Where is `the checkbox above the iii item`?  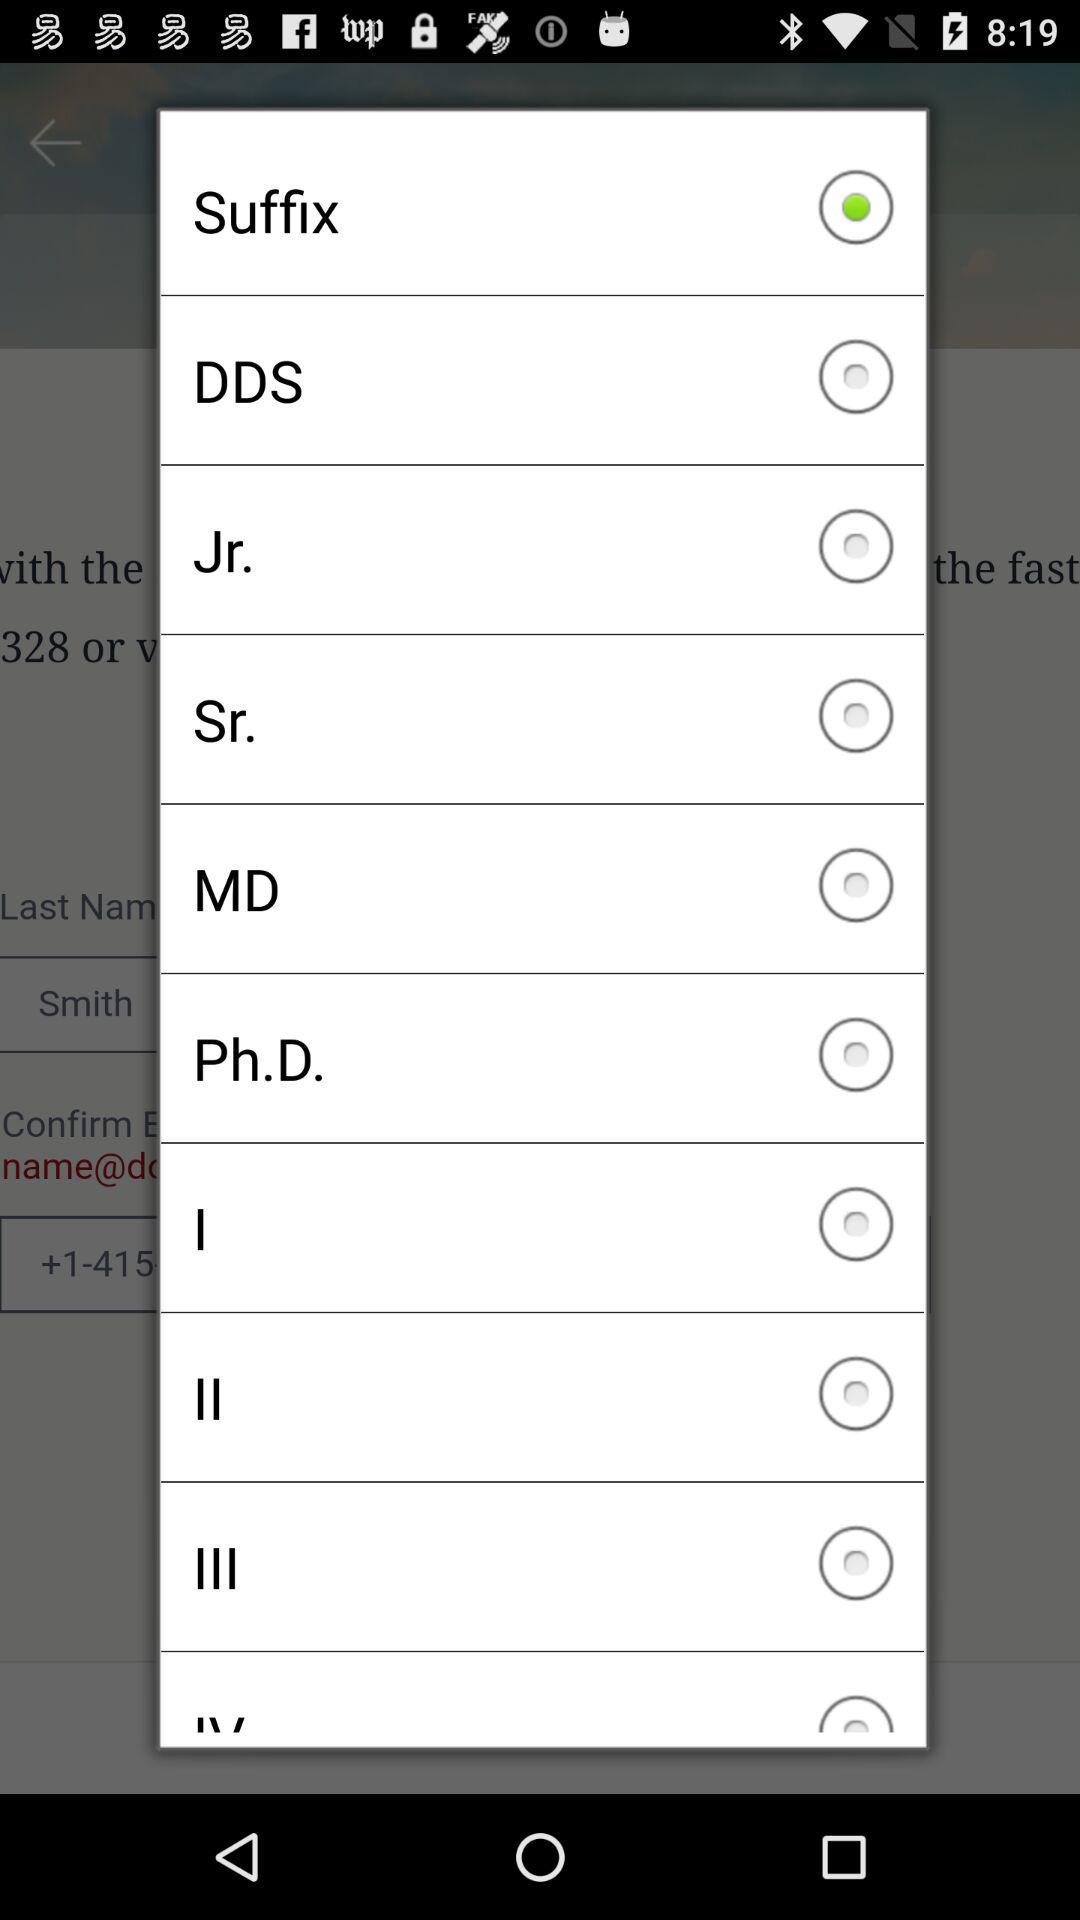
the checkbox above the iii item is located at coordinates (542, 1396).